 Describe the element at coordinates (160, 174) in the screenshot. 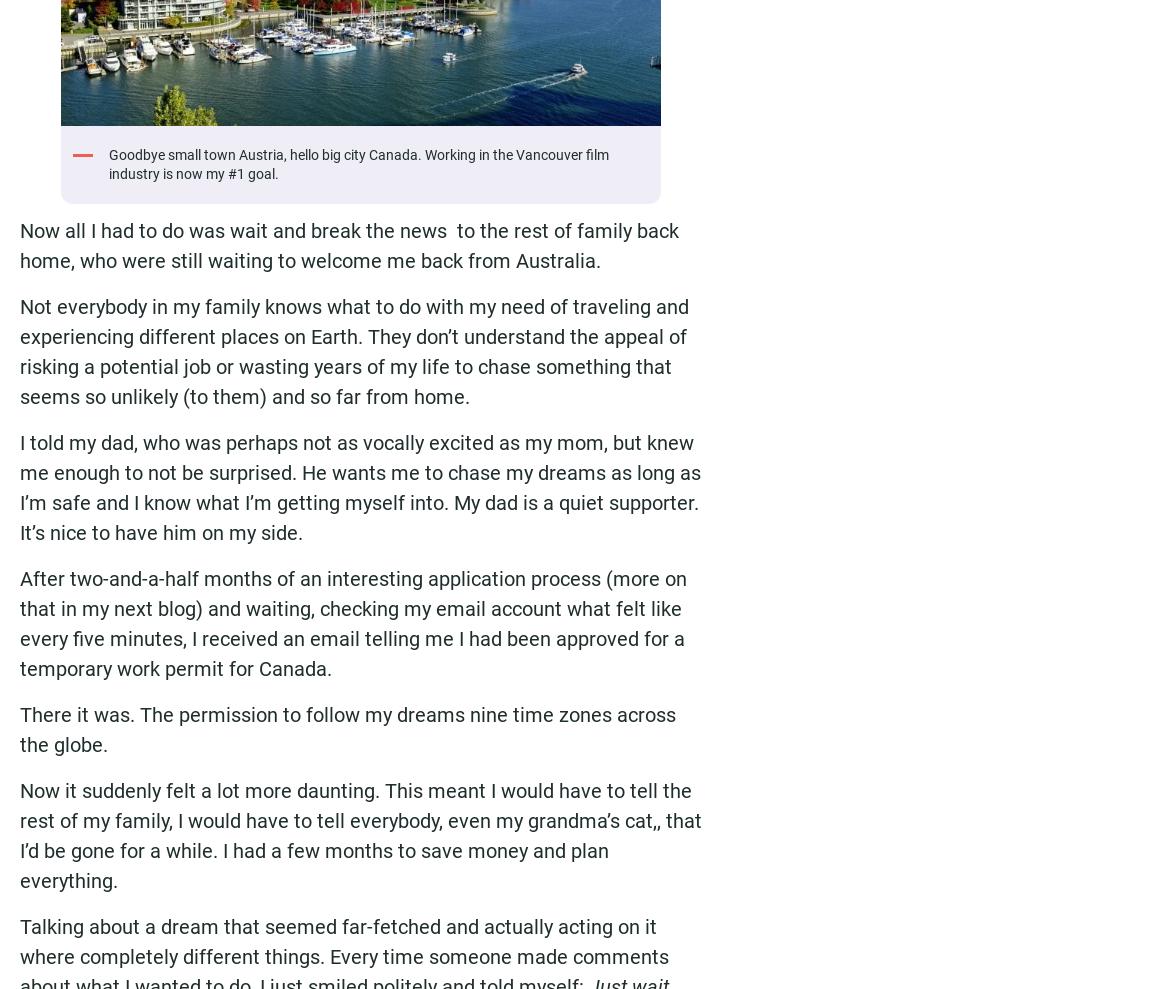

I see `'2023'` at that location.